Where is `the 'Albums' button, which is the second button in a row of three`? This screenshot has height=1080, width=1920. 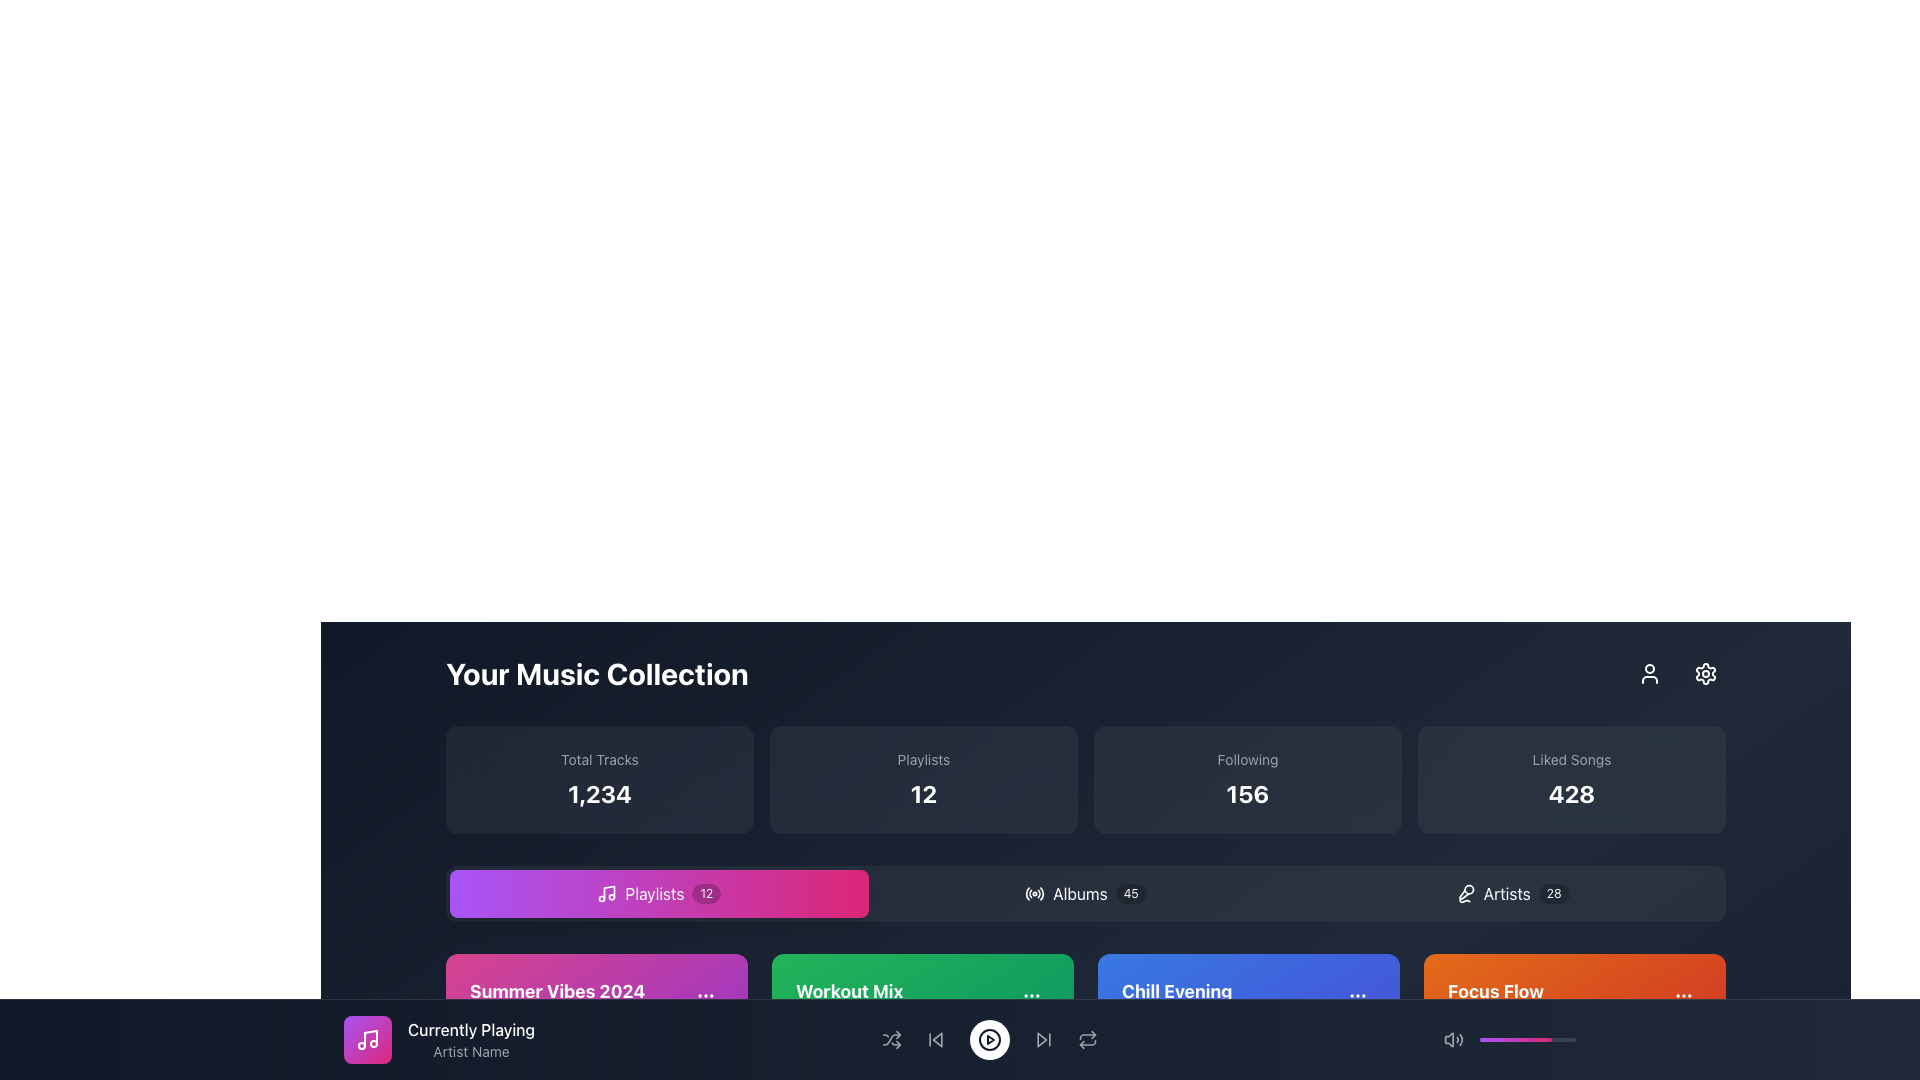 the 'Albums' button, which is the second button in a row of three is located at coordinates (1084, 893).